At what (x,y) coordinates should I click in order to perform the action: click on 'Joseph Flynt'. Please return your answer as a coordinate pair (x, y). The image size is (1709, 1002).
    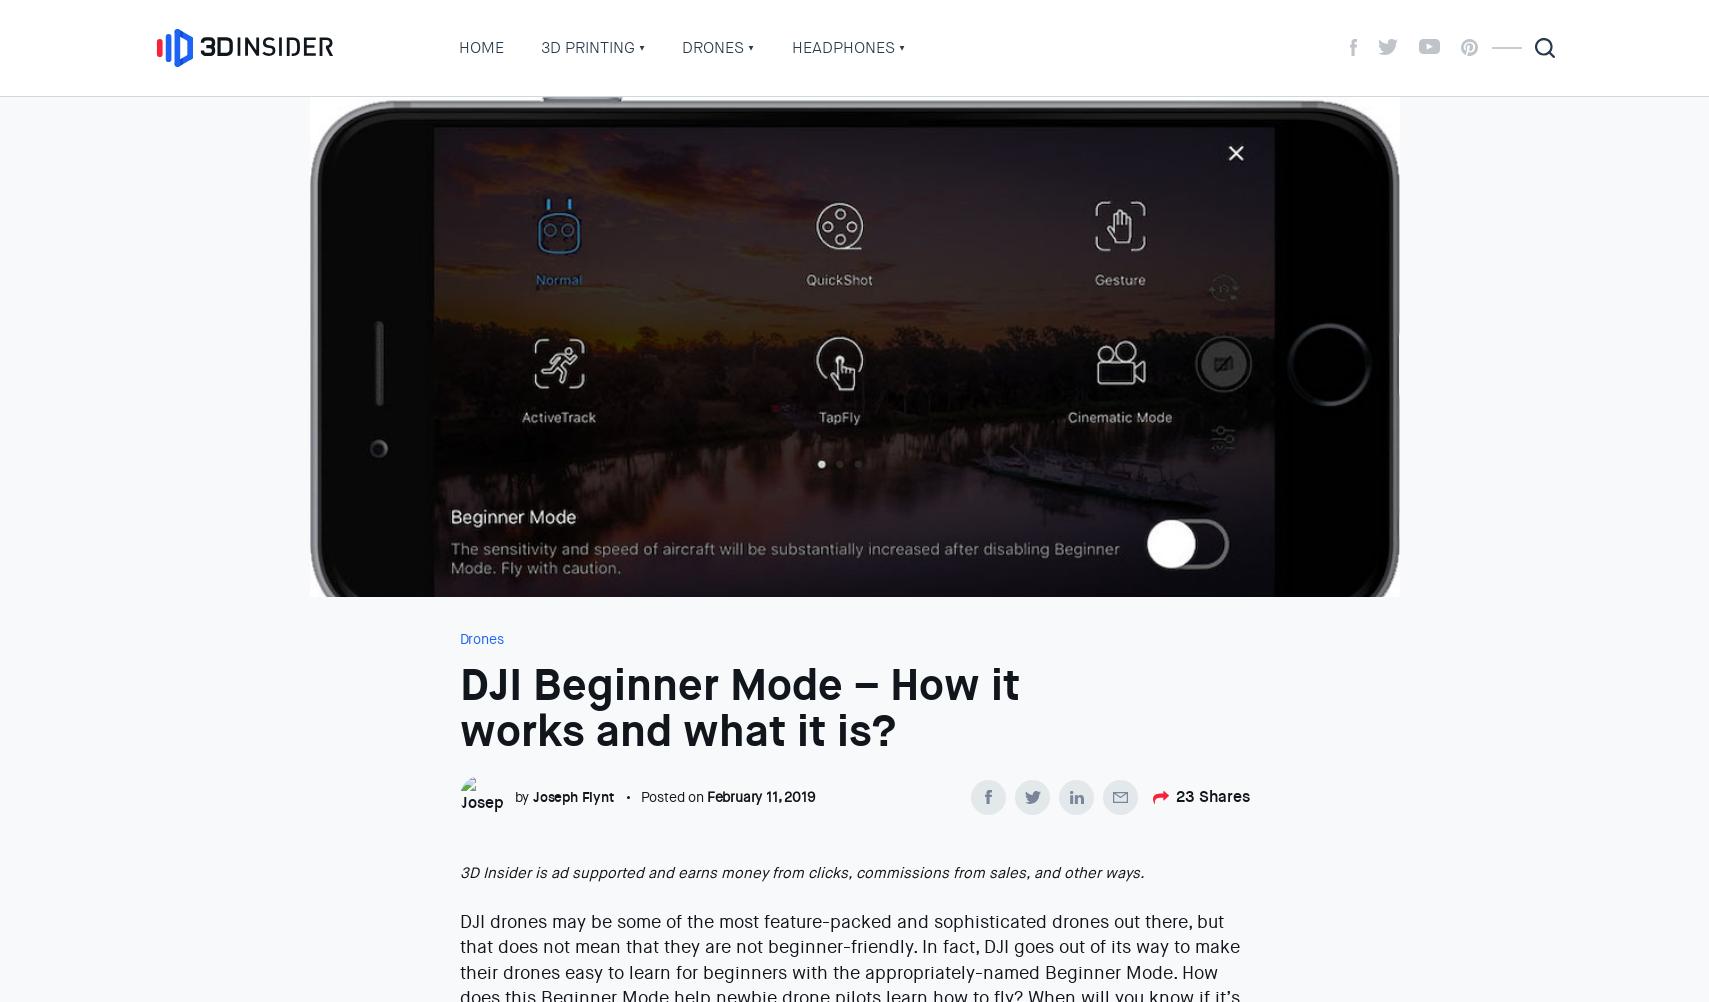
    Looking at the image, I should click on (531, 795).